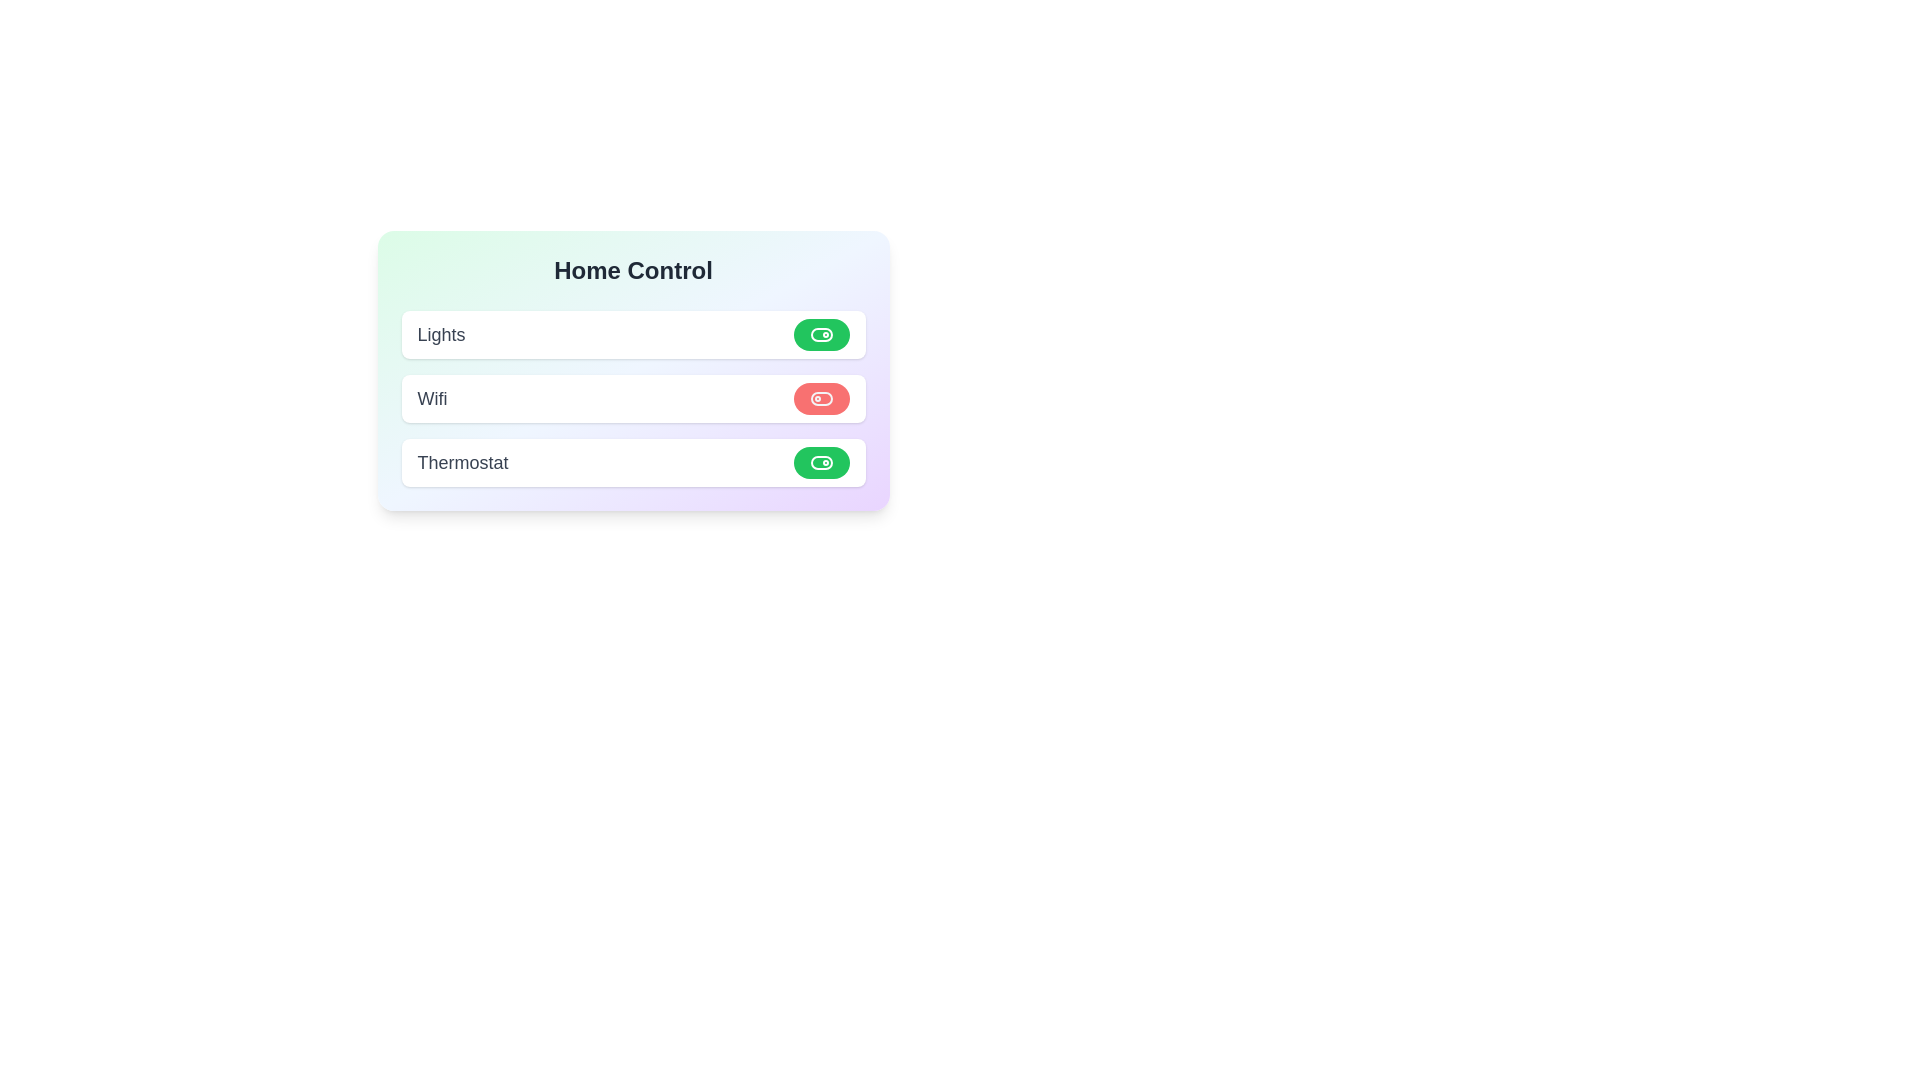 The height and width of the screenshot is (1080, 1920). Describe the element at coordinates (440, 334) in the screenshot. I see `the text label displaying 'Lights' in bold dark gray located in the first row of the control panel` at that location.